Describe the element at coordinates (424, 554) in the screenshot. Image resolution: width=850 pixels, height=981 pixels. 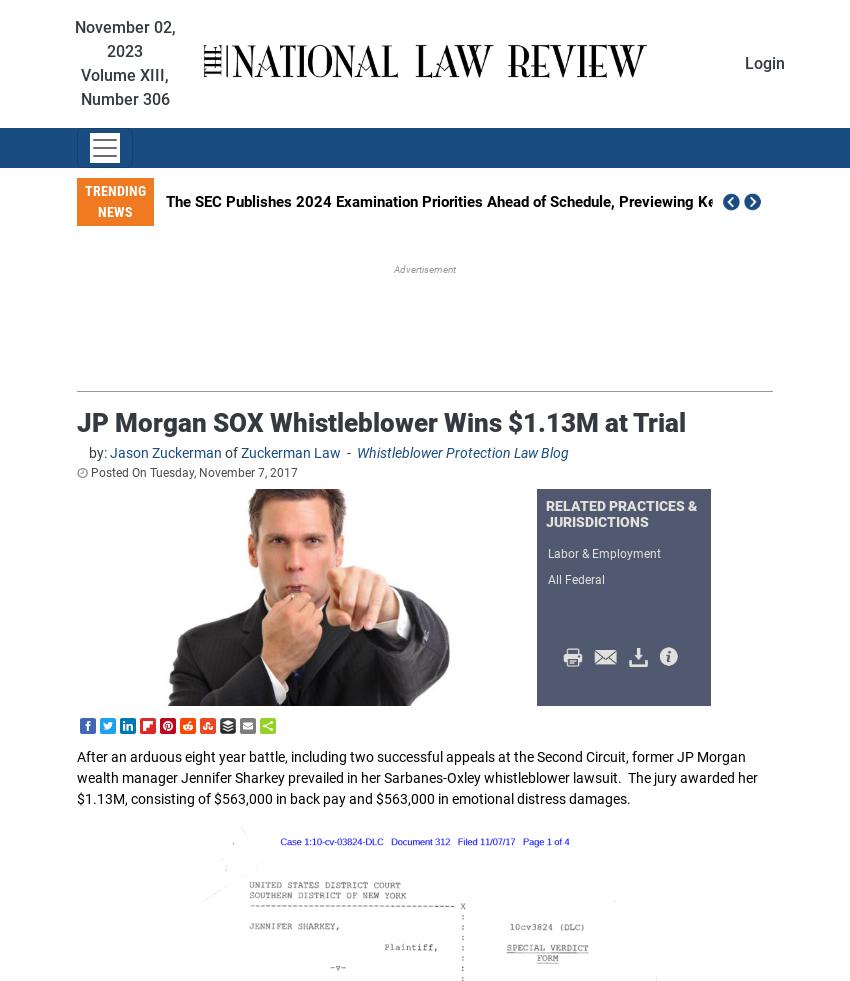
I see `'Antitrust Law'` at that location.